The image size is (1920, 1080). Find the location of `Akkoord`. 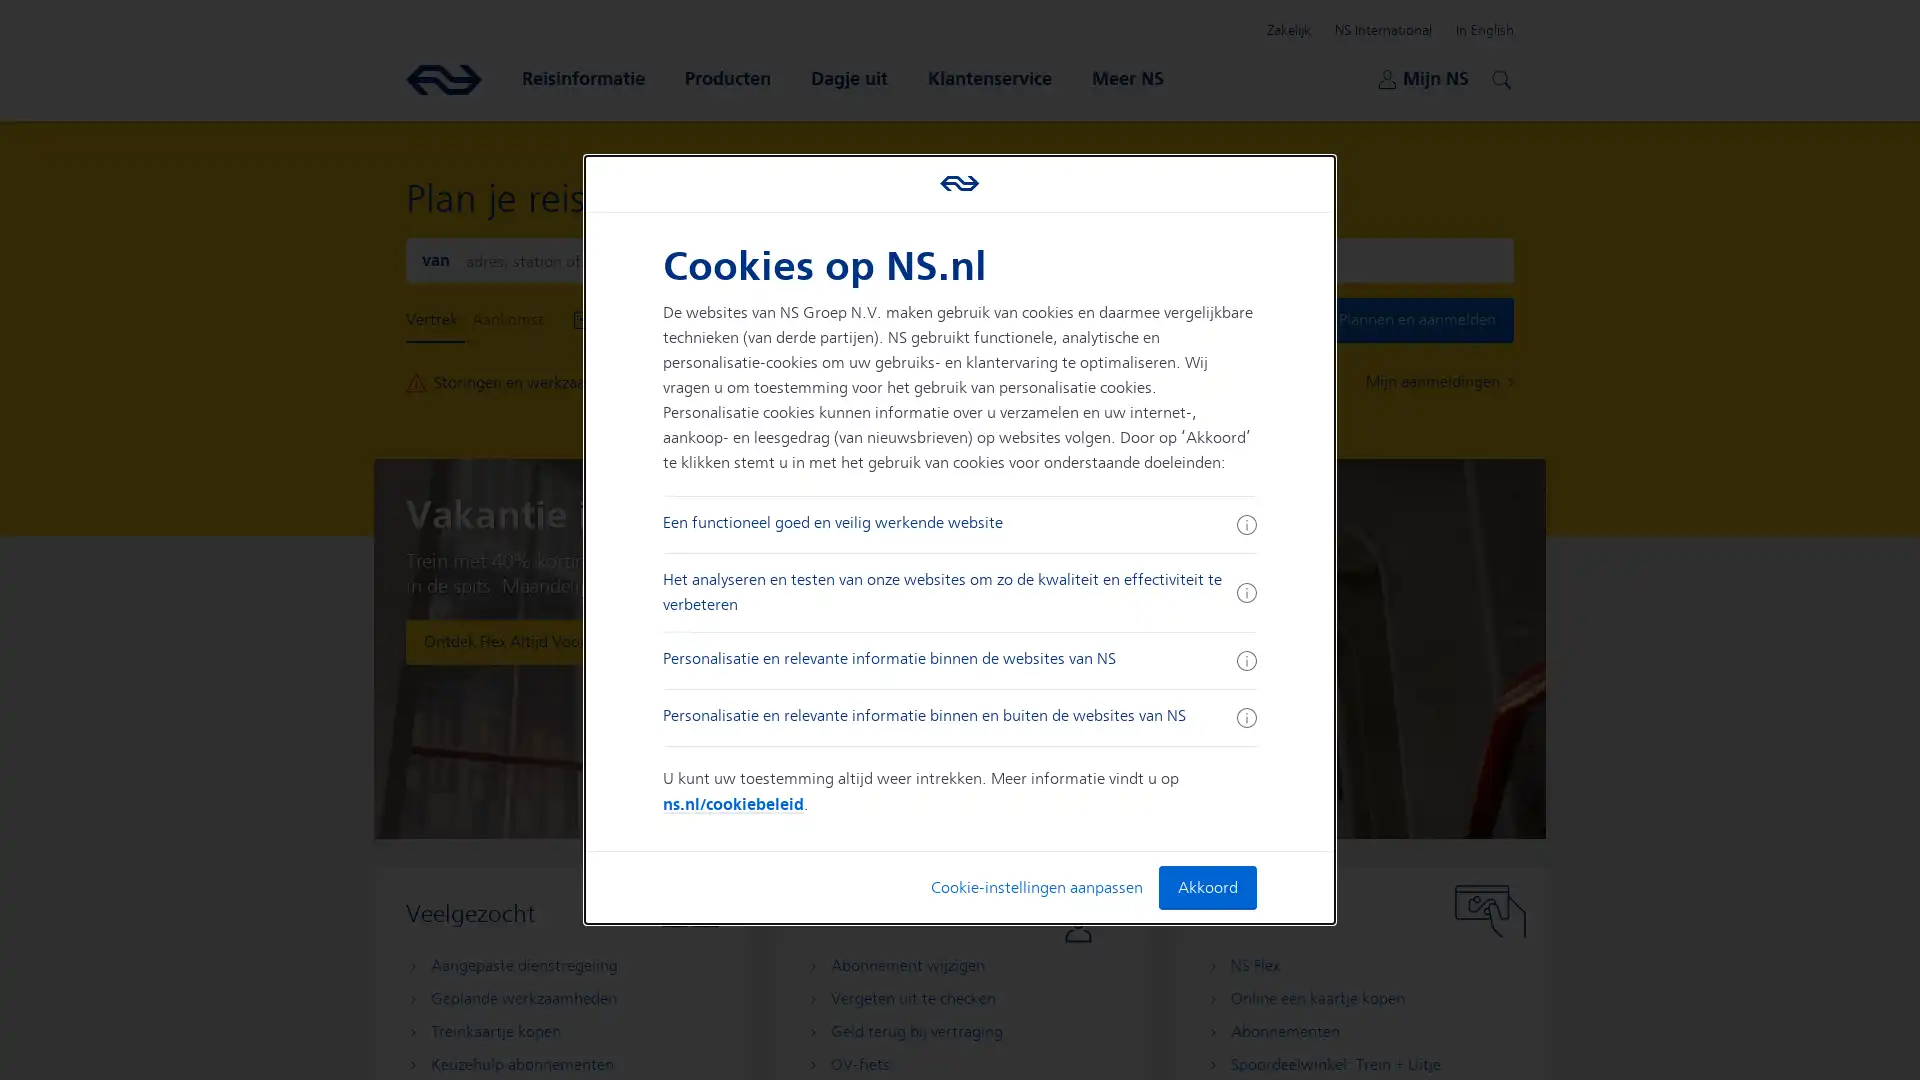

Akkoord is located at coordinates (1205, 886).